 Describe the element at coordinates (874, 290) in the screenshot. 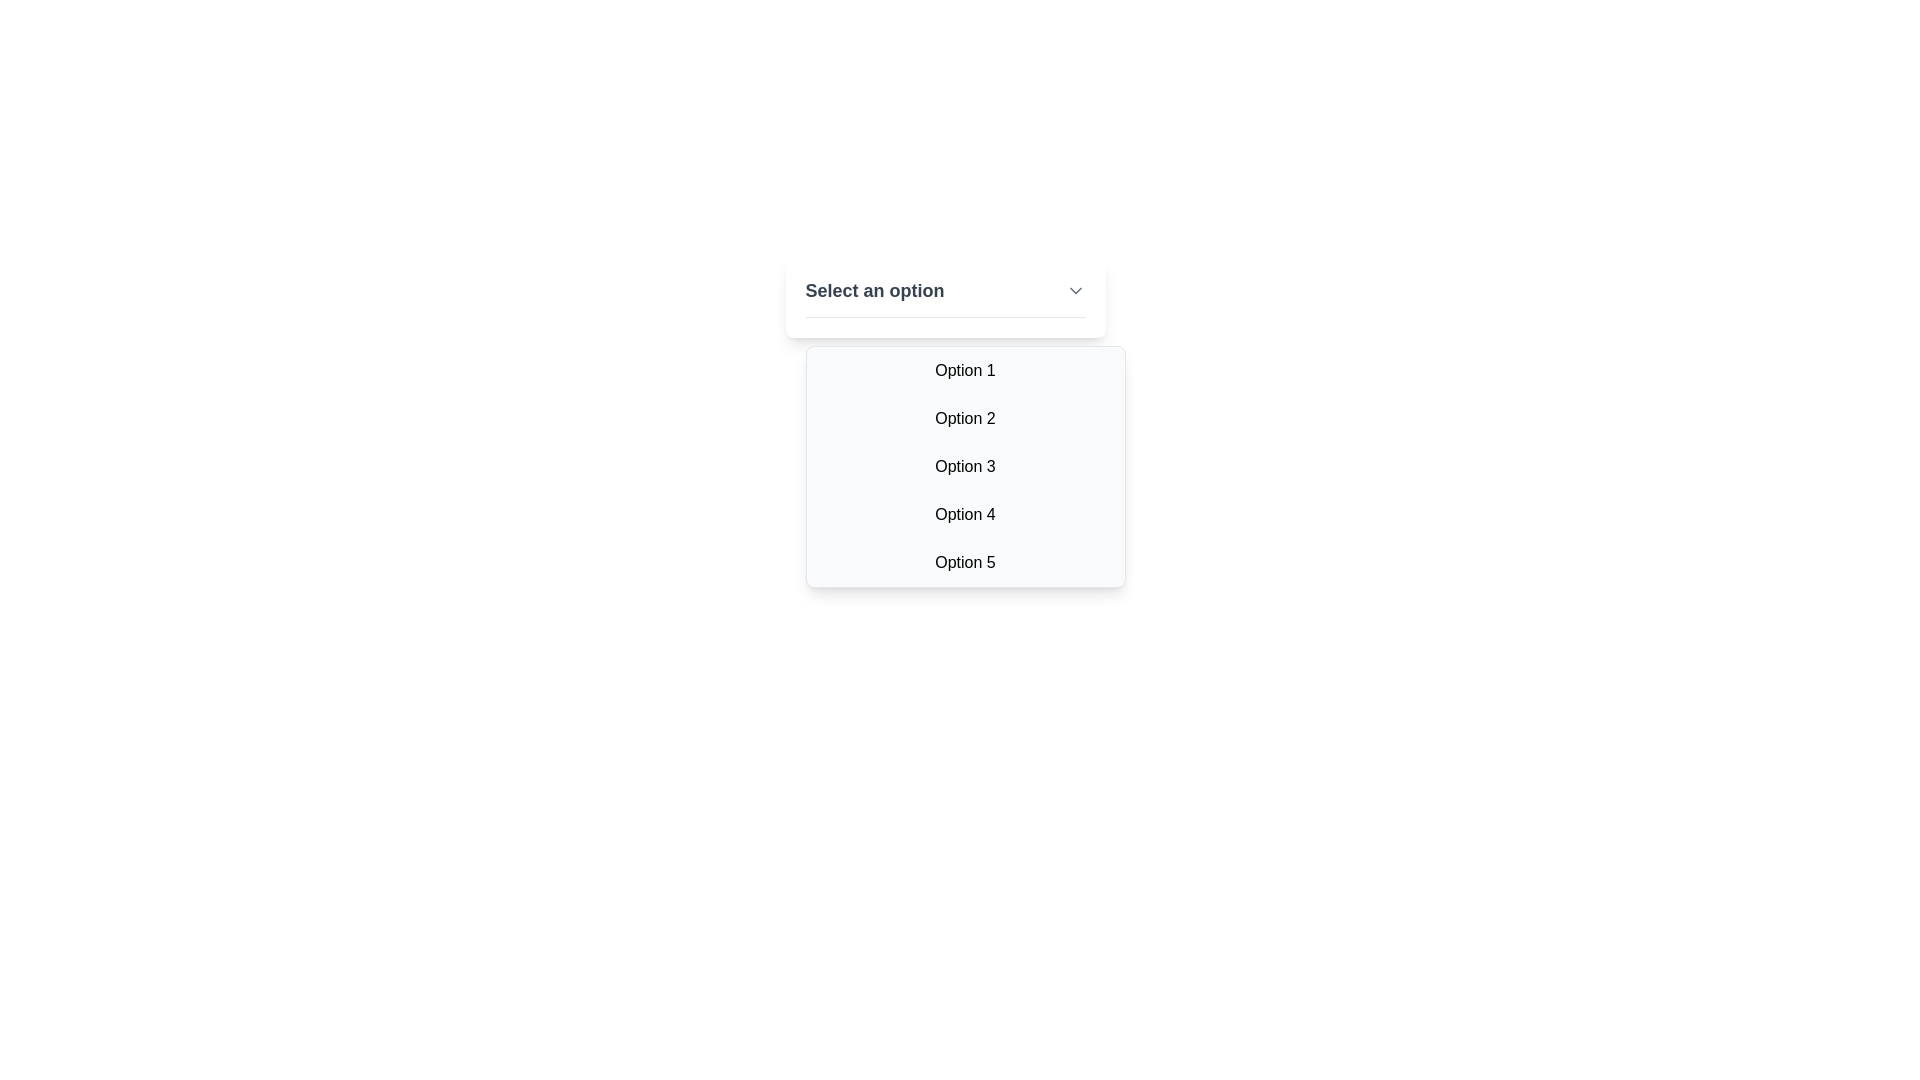

I see `the text label that says 'Select an option', which is styled in gray color and bold font, positioned to the left of a chevron-down icon within a dropdown-like interface` at that location.